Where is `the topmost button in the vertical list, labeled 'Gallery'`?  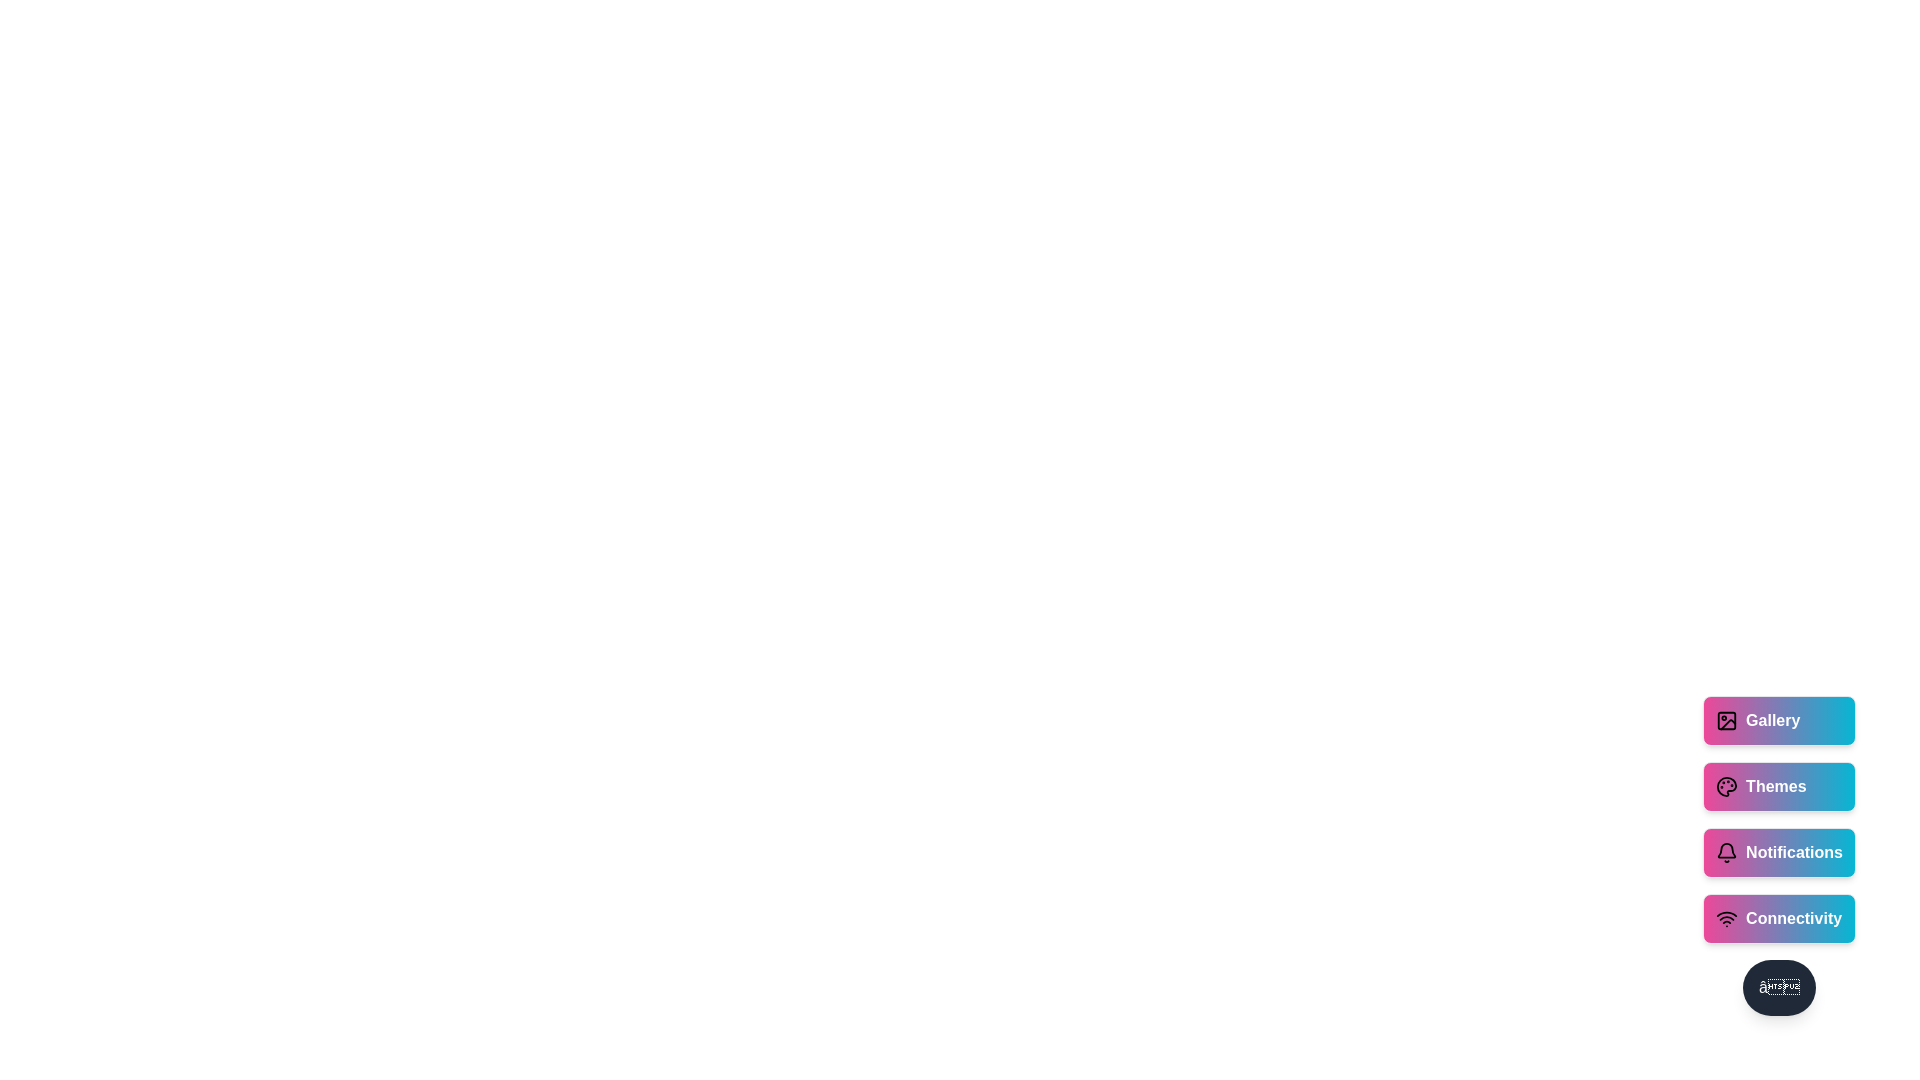 the topmost button in the vertical list, labeled 'Gallery' is located at coordinates (1779, 721).